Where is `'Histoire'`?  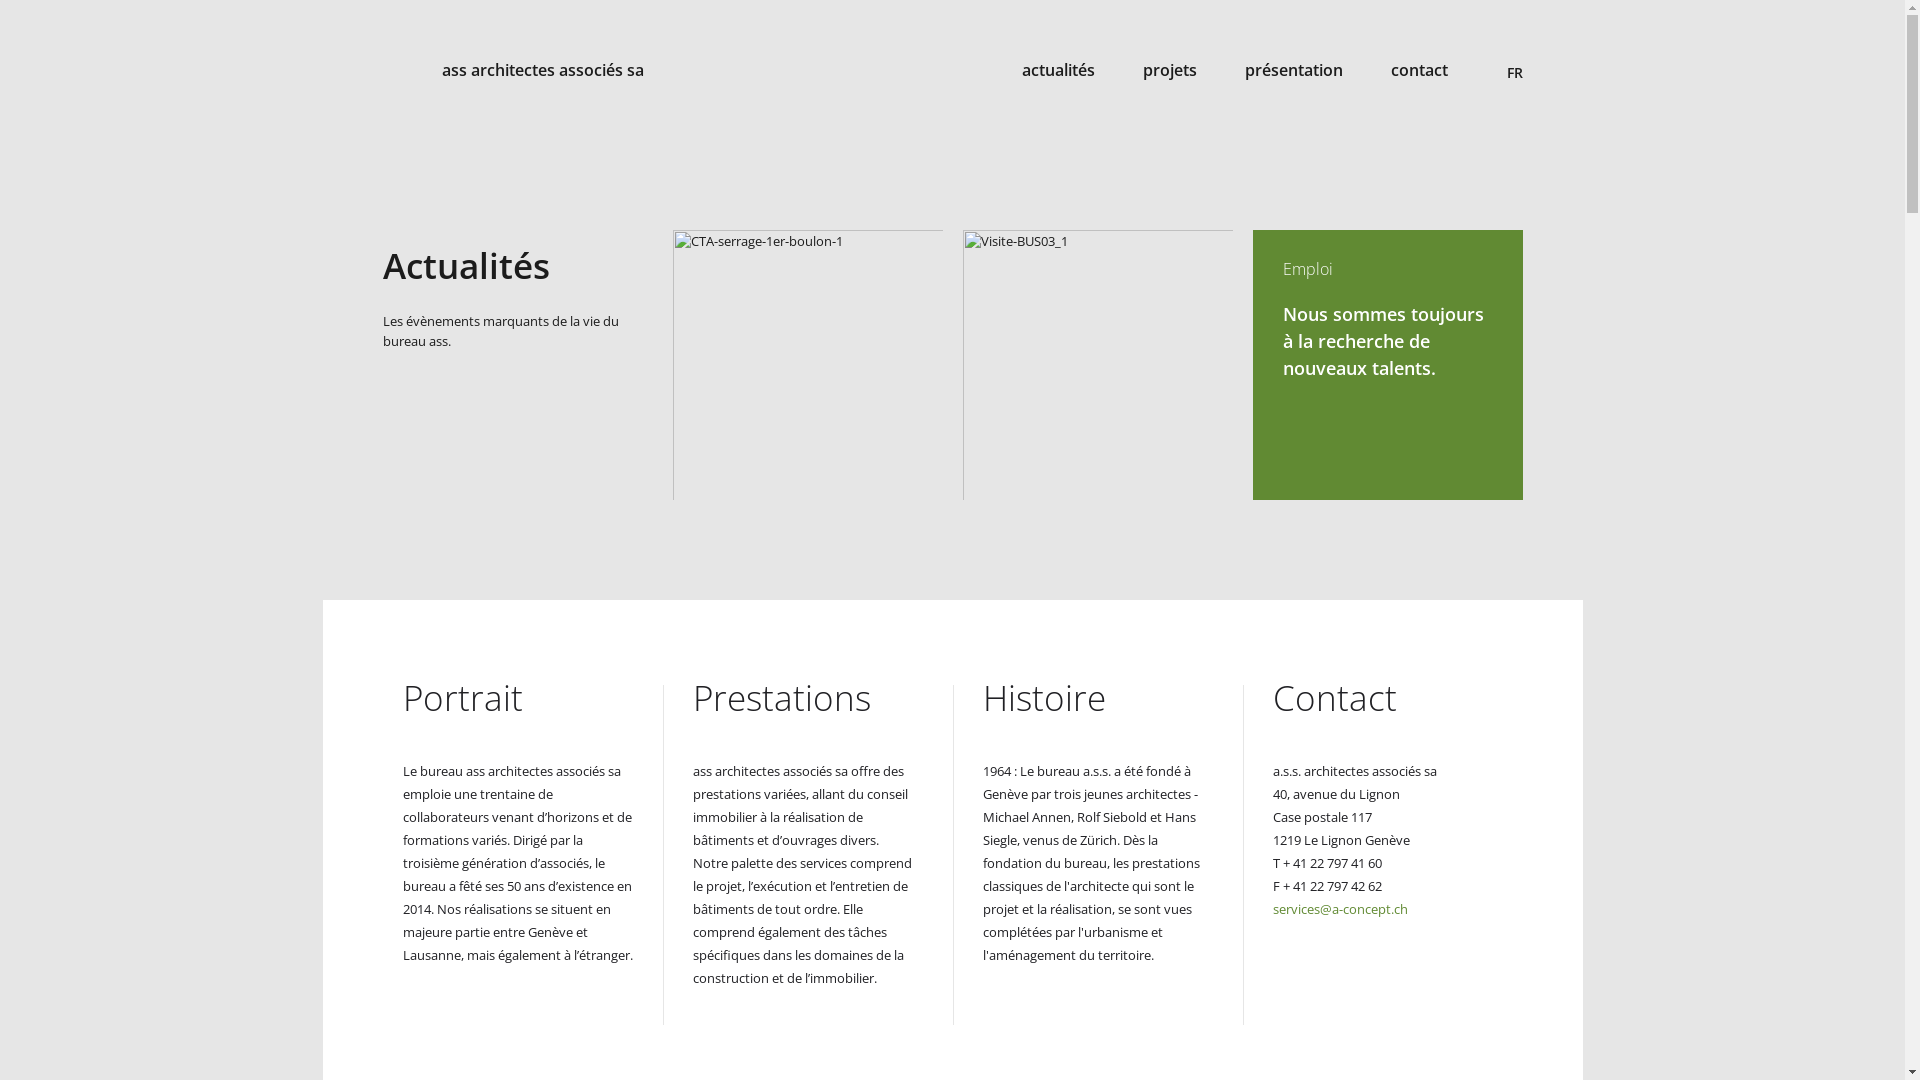
'Histoire' is located at coordinates (1042, 696).